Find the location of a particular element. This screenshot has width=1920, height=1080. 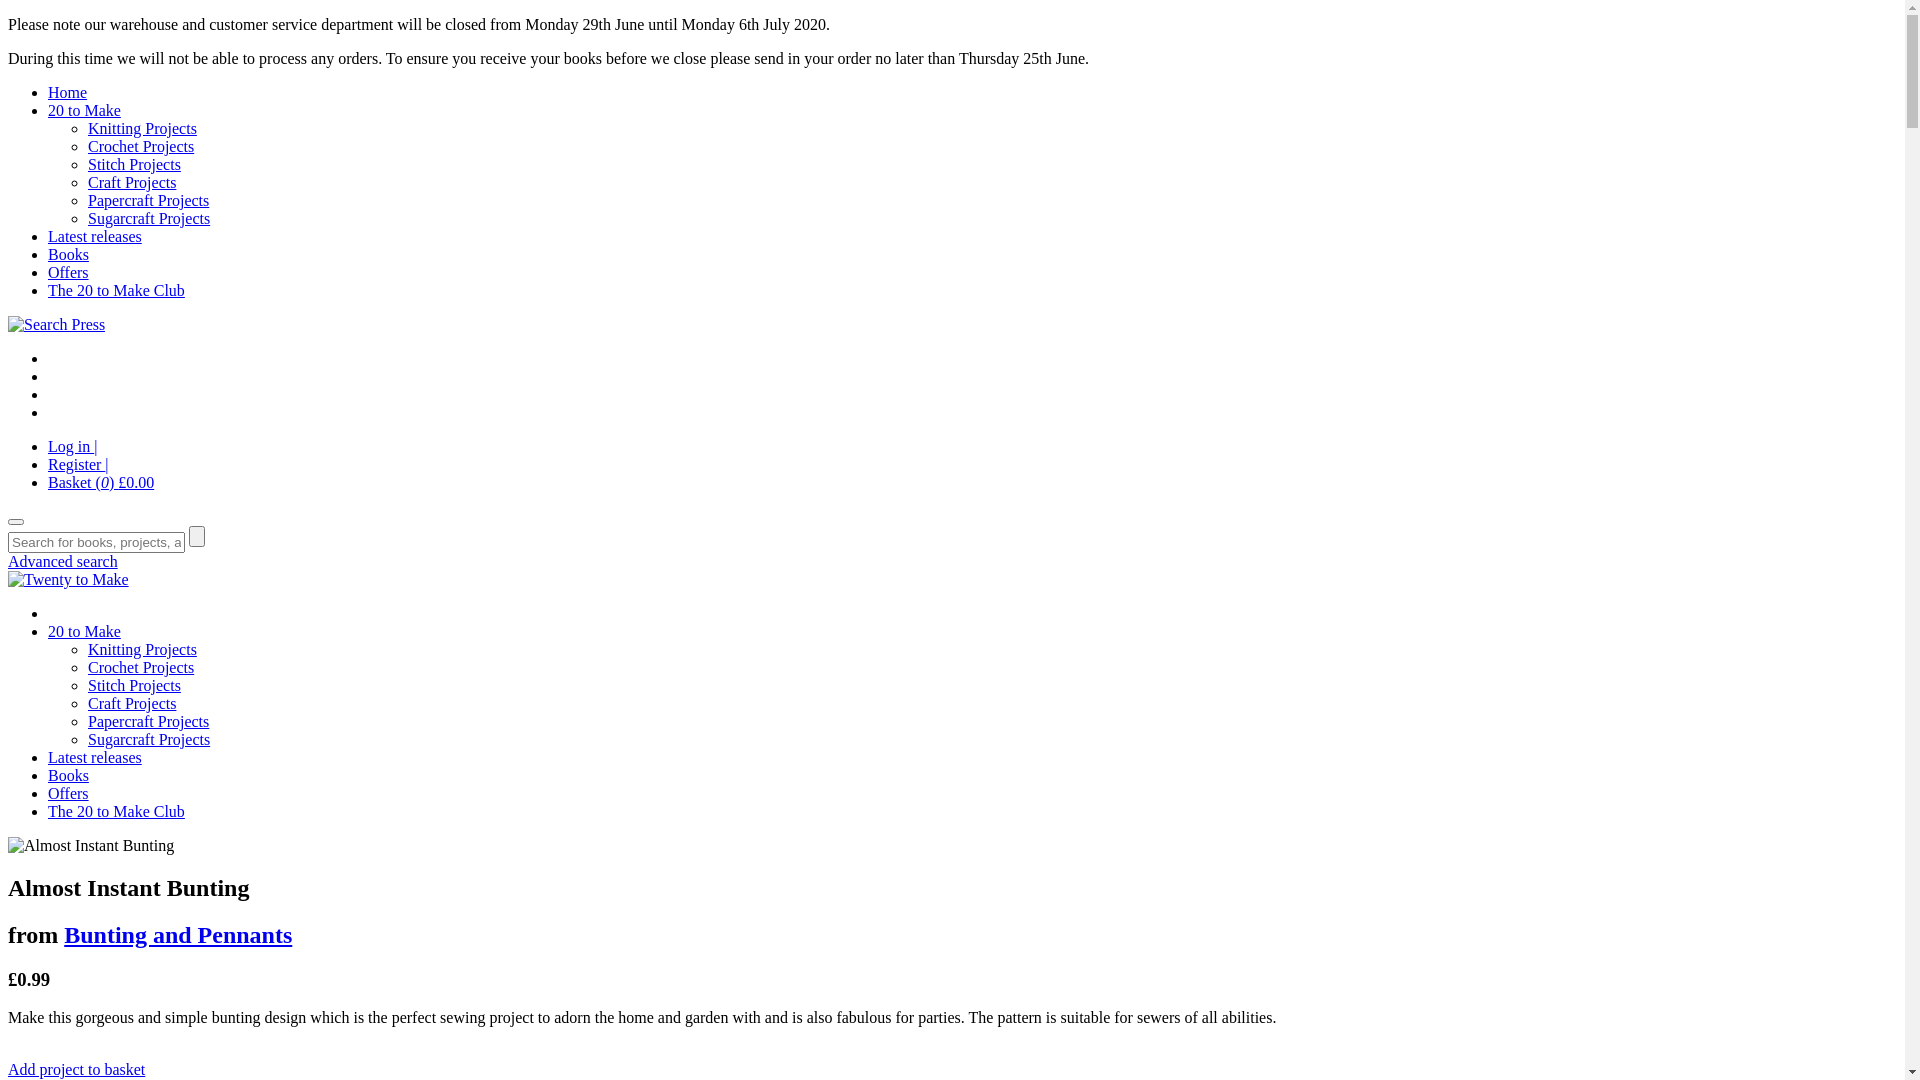

'Latest releases' is located at coordinates (94, 235).